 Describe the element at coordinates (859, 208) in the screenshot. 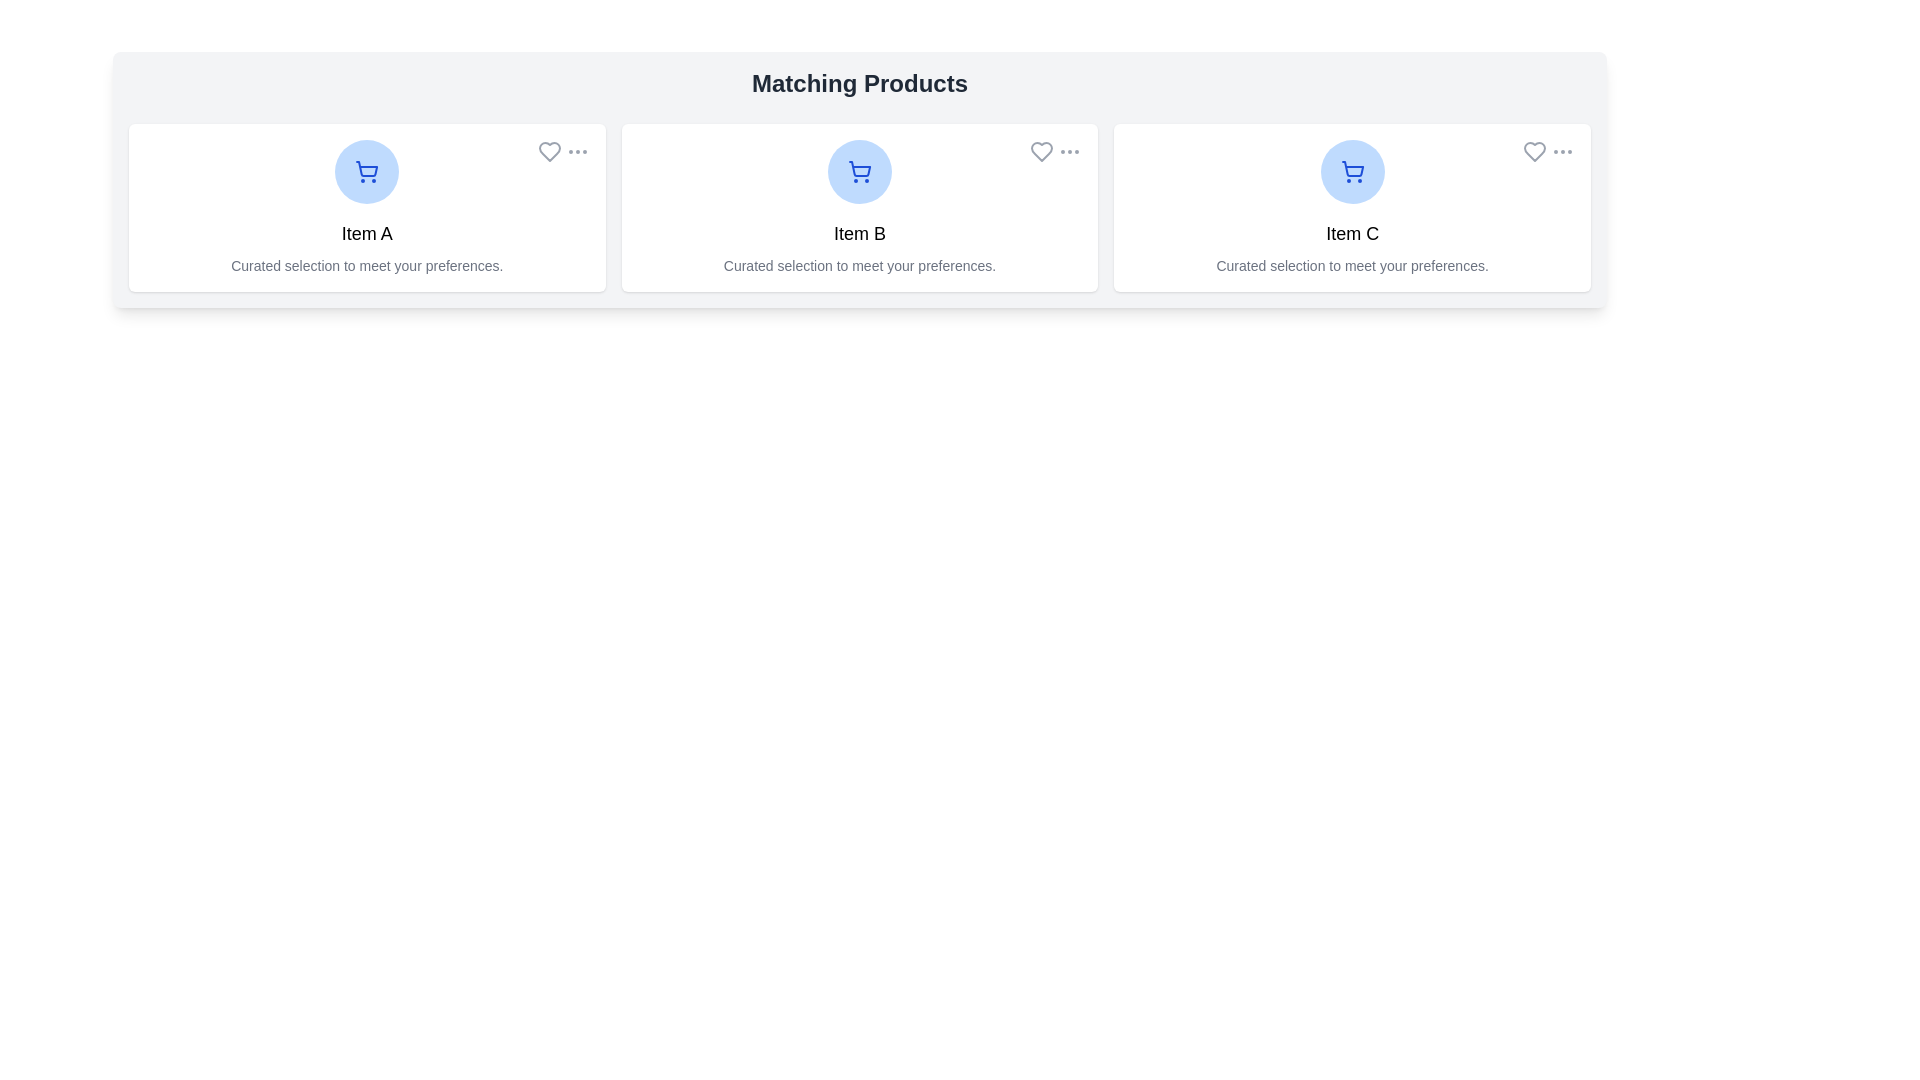

I see `the product card labeled Item B to select it` at that location.